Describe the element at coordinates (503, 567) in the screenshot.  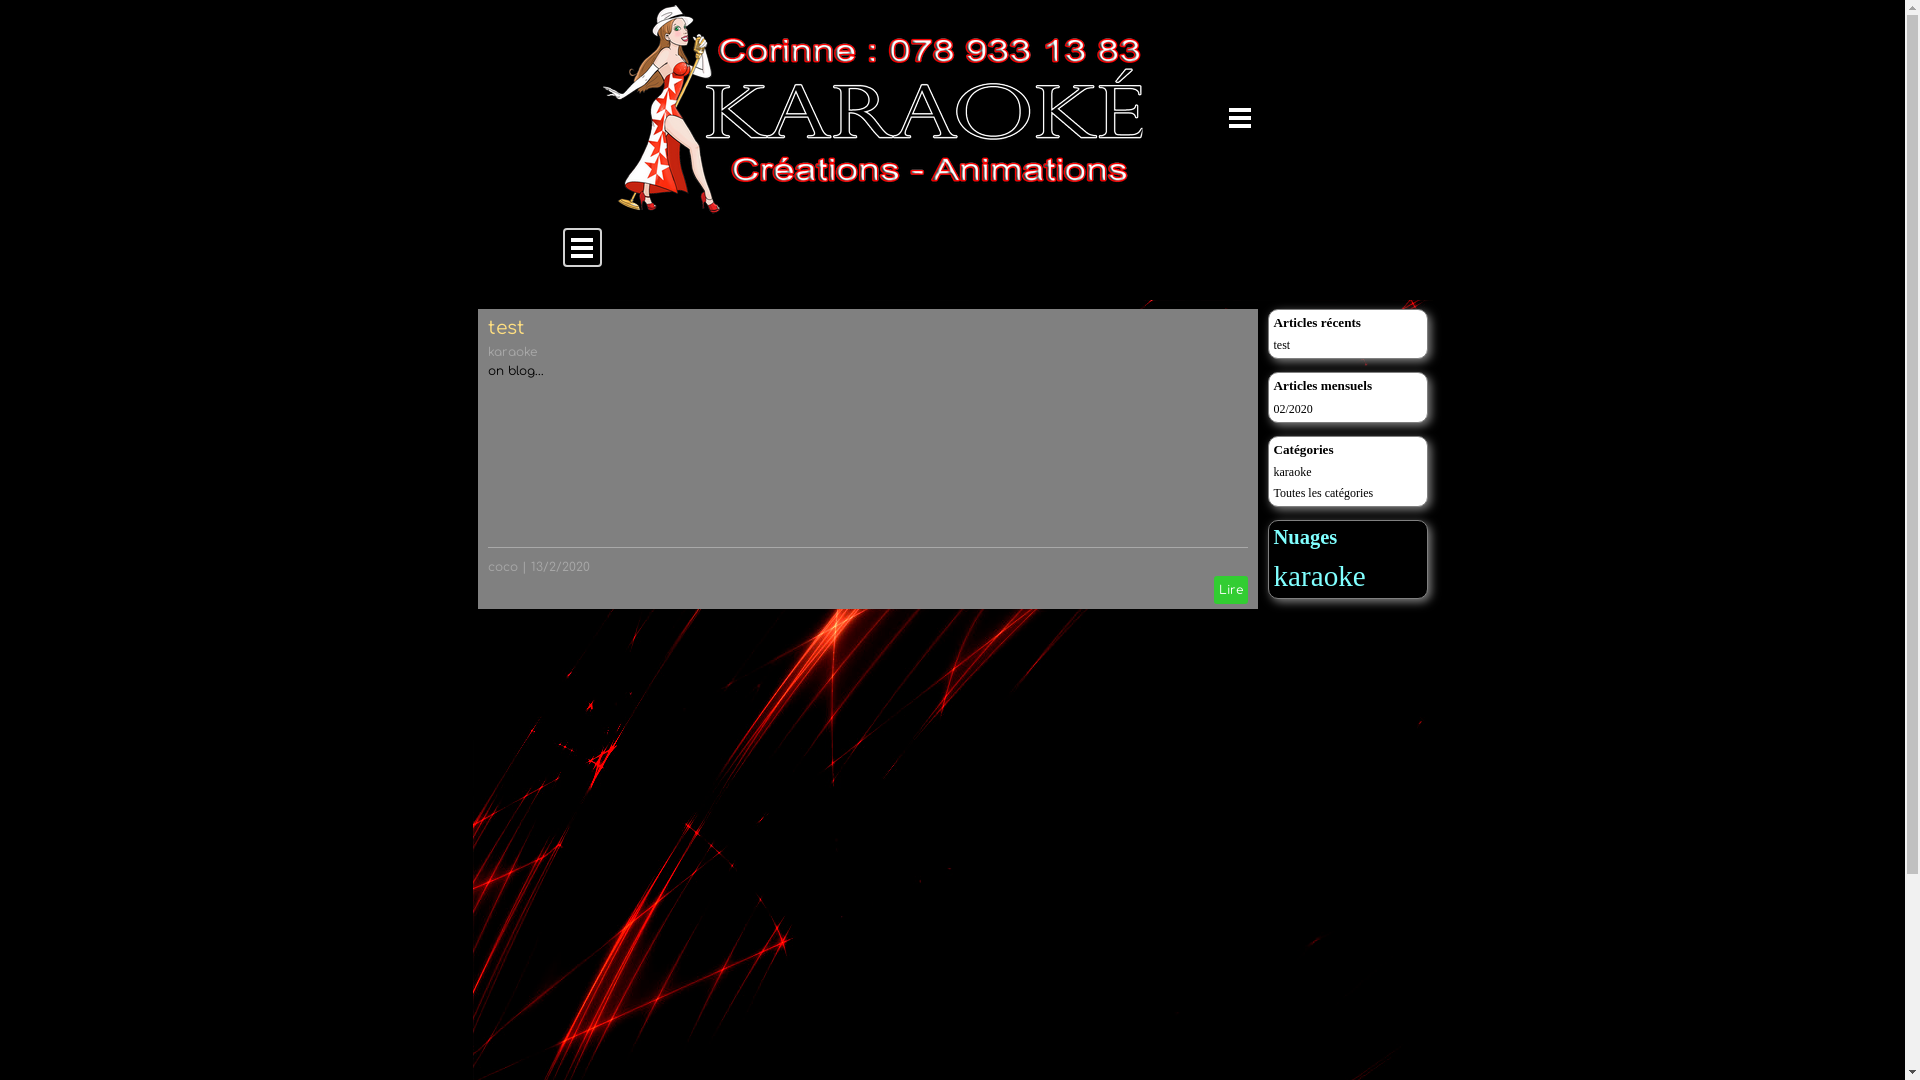
I see `'coco'` at that location.